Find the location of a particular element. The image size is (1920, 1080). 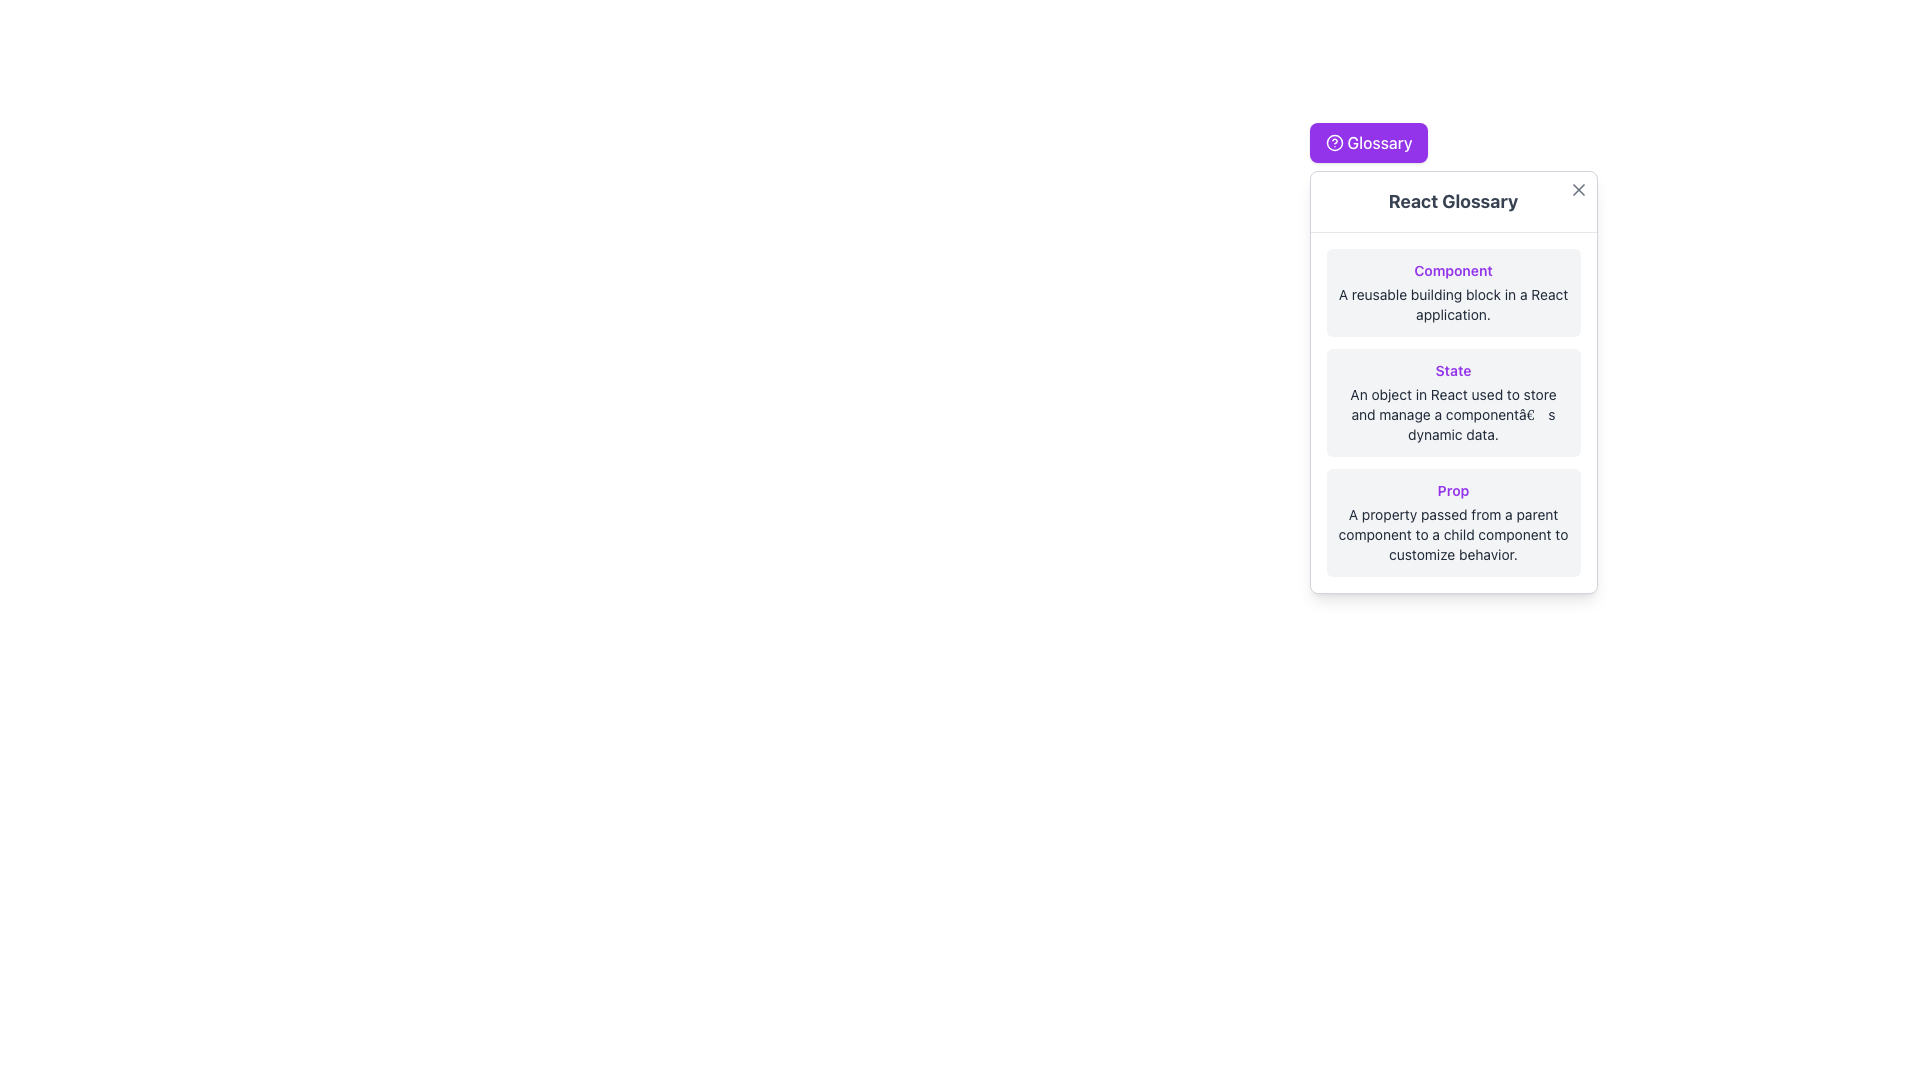

the hollow SVG circle graphic located in the top-right corner of the interface, which is above the 'React Glossary' label is located at coordinates (1334, 141).